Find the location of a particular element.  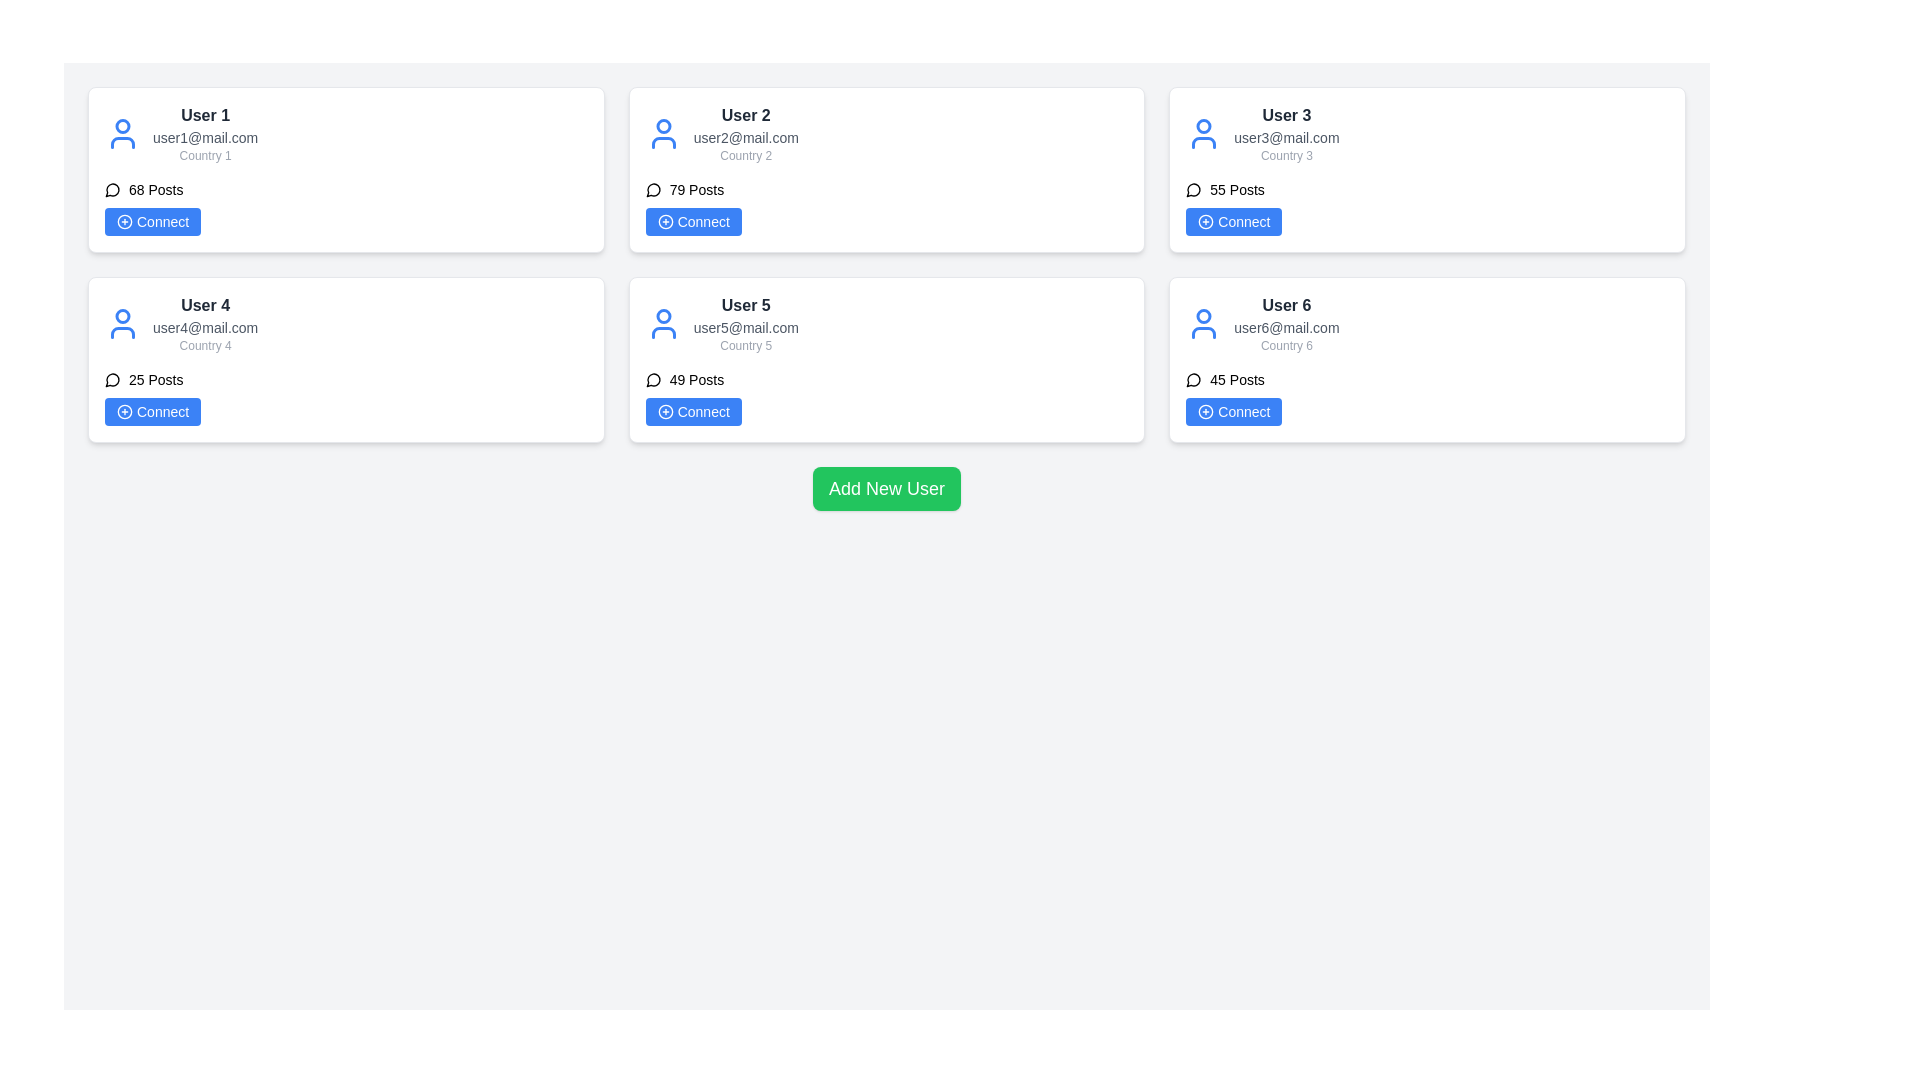

the speech bubble icon located in the bottom-right corner of the 'User 6' card, adjacent to the '45 Posts' label, to integrate with the surrounding interface is located at coordinates (1194, 380).